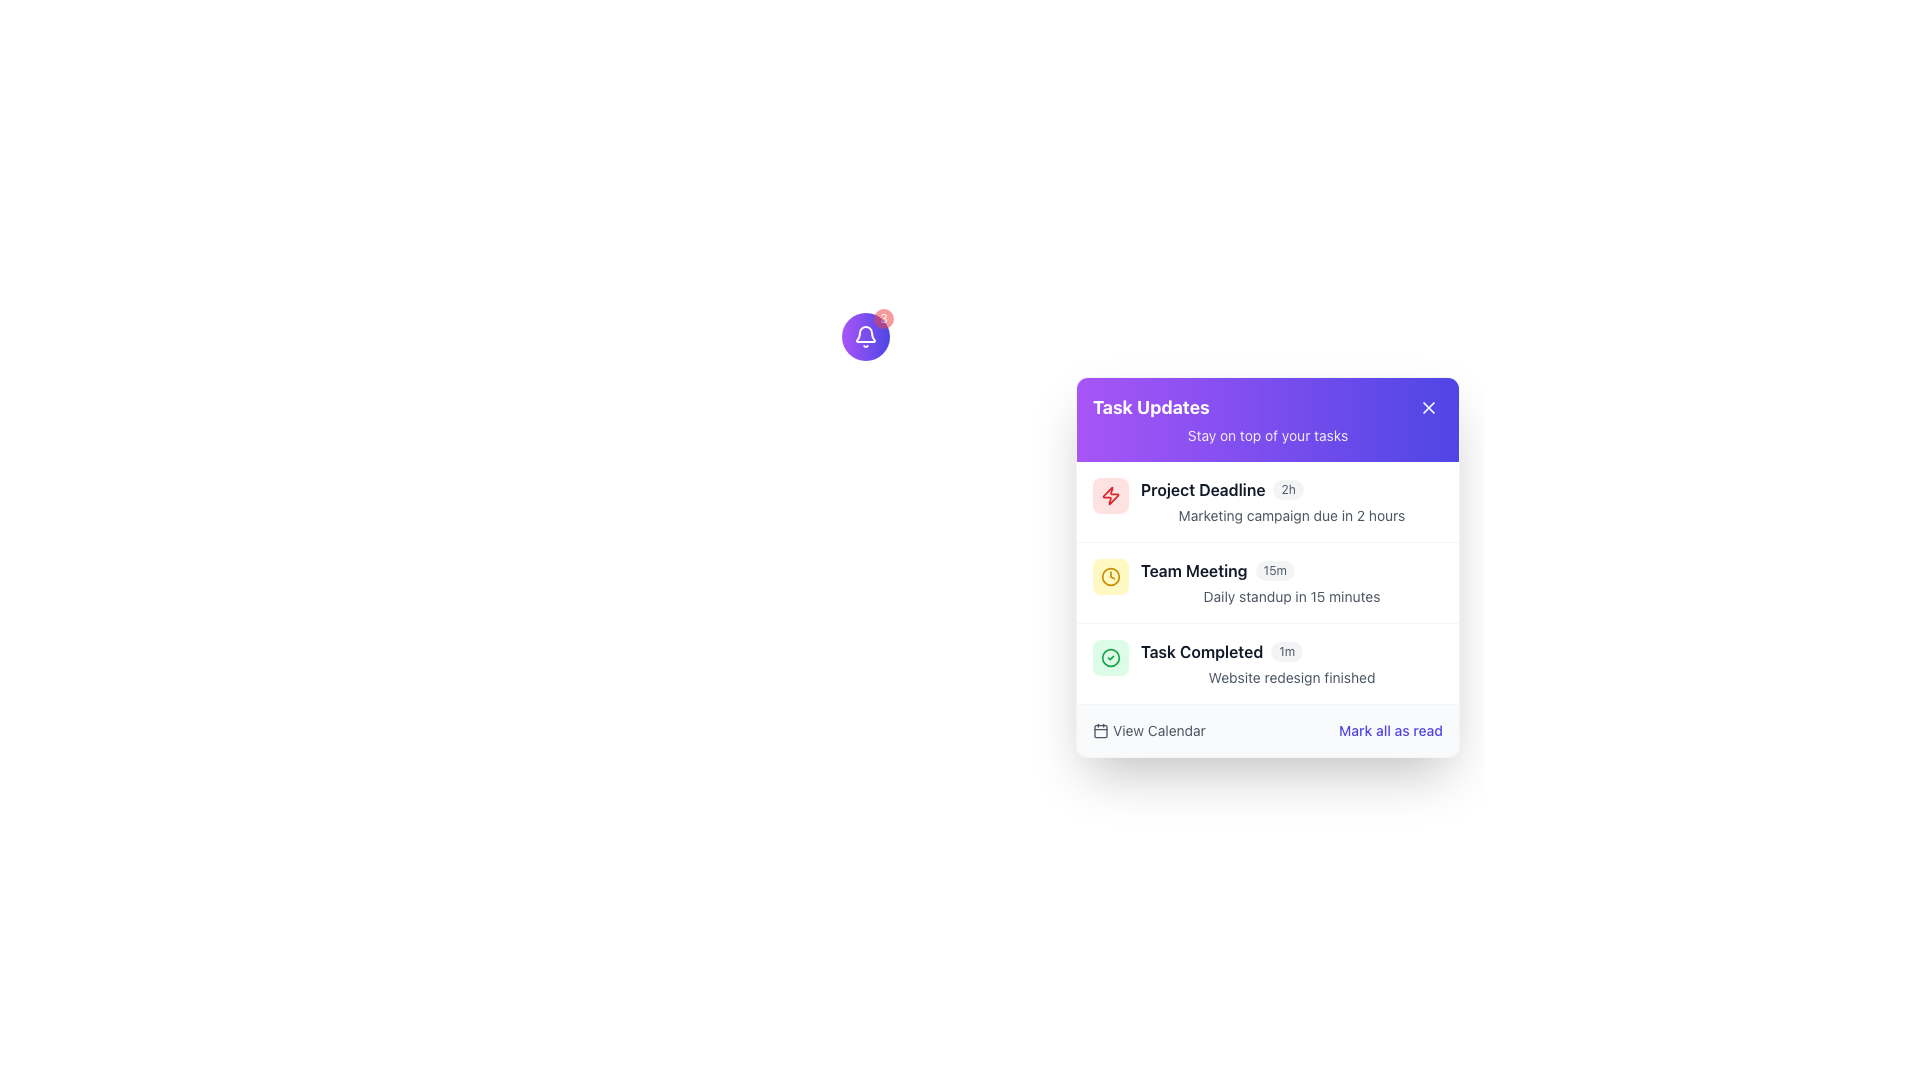 This screenshot has width=1920, height=1080. I want to click on the urgency icon located at the leftmost side of the 'Project Deadline' notification card, next to the text 'Project Deadline' in the 'Task Updates' section, so click(1109, 495).